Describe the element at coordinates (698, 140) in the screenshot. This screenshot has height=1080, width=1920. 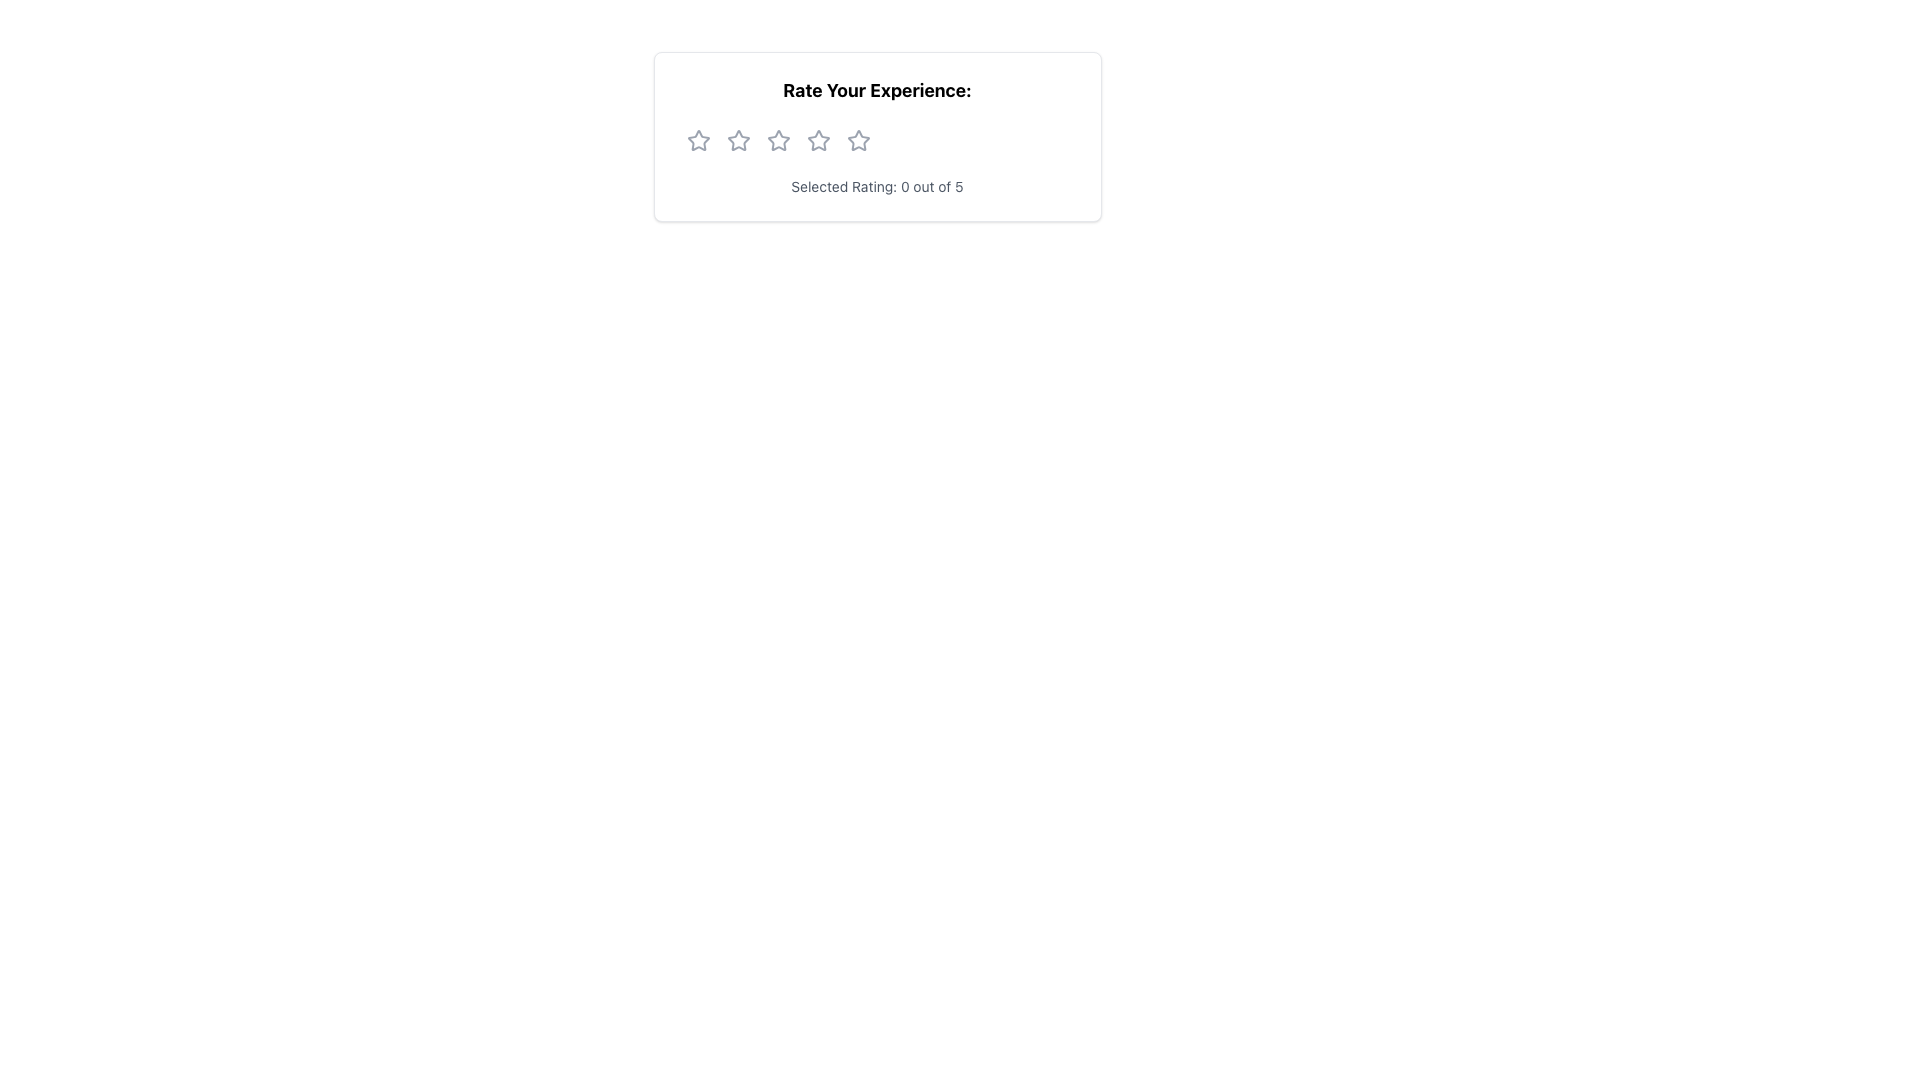
I see `the first star-shaped icon in the rating row under the heading 'Rate Your Experience:'` at that location.